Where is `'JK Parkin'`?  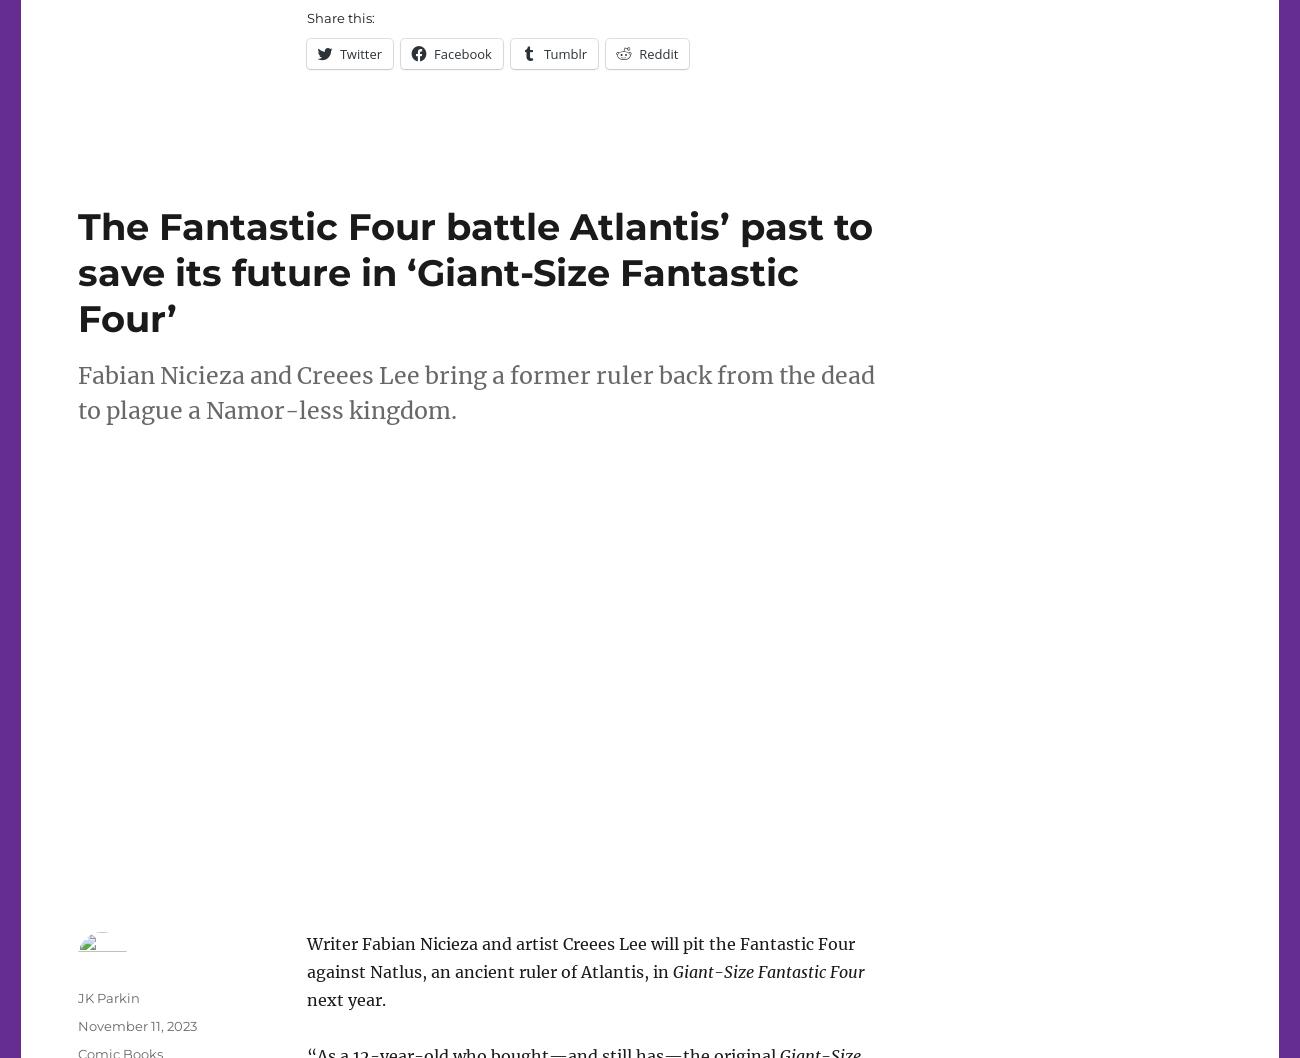 'JK Parkin' is located at coordinates (108, 995).